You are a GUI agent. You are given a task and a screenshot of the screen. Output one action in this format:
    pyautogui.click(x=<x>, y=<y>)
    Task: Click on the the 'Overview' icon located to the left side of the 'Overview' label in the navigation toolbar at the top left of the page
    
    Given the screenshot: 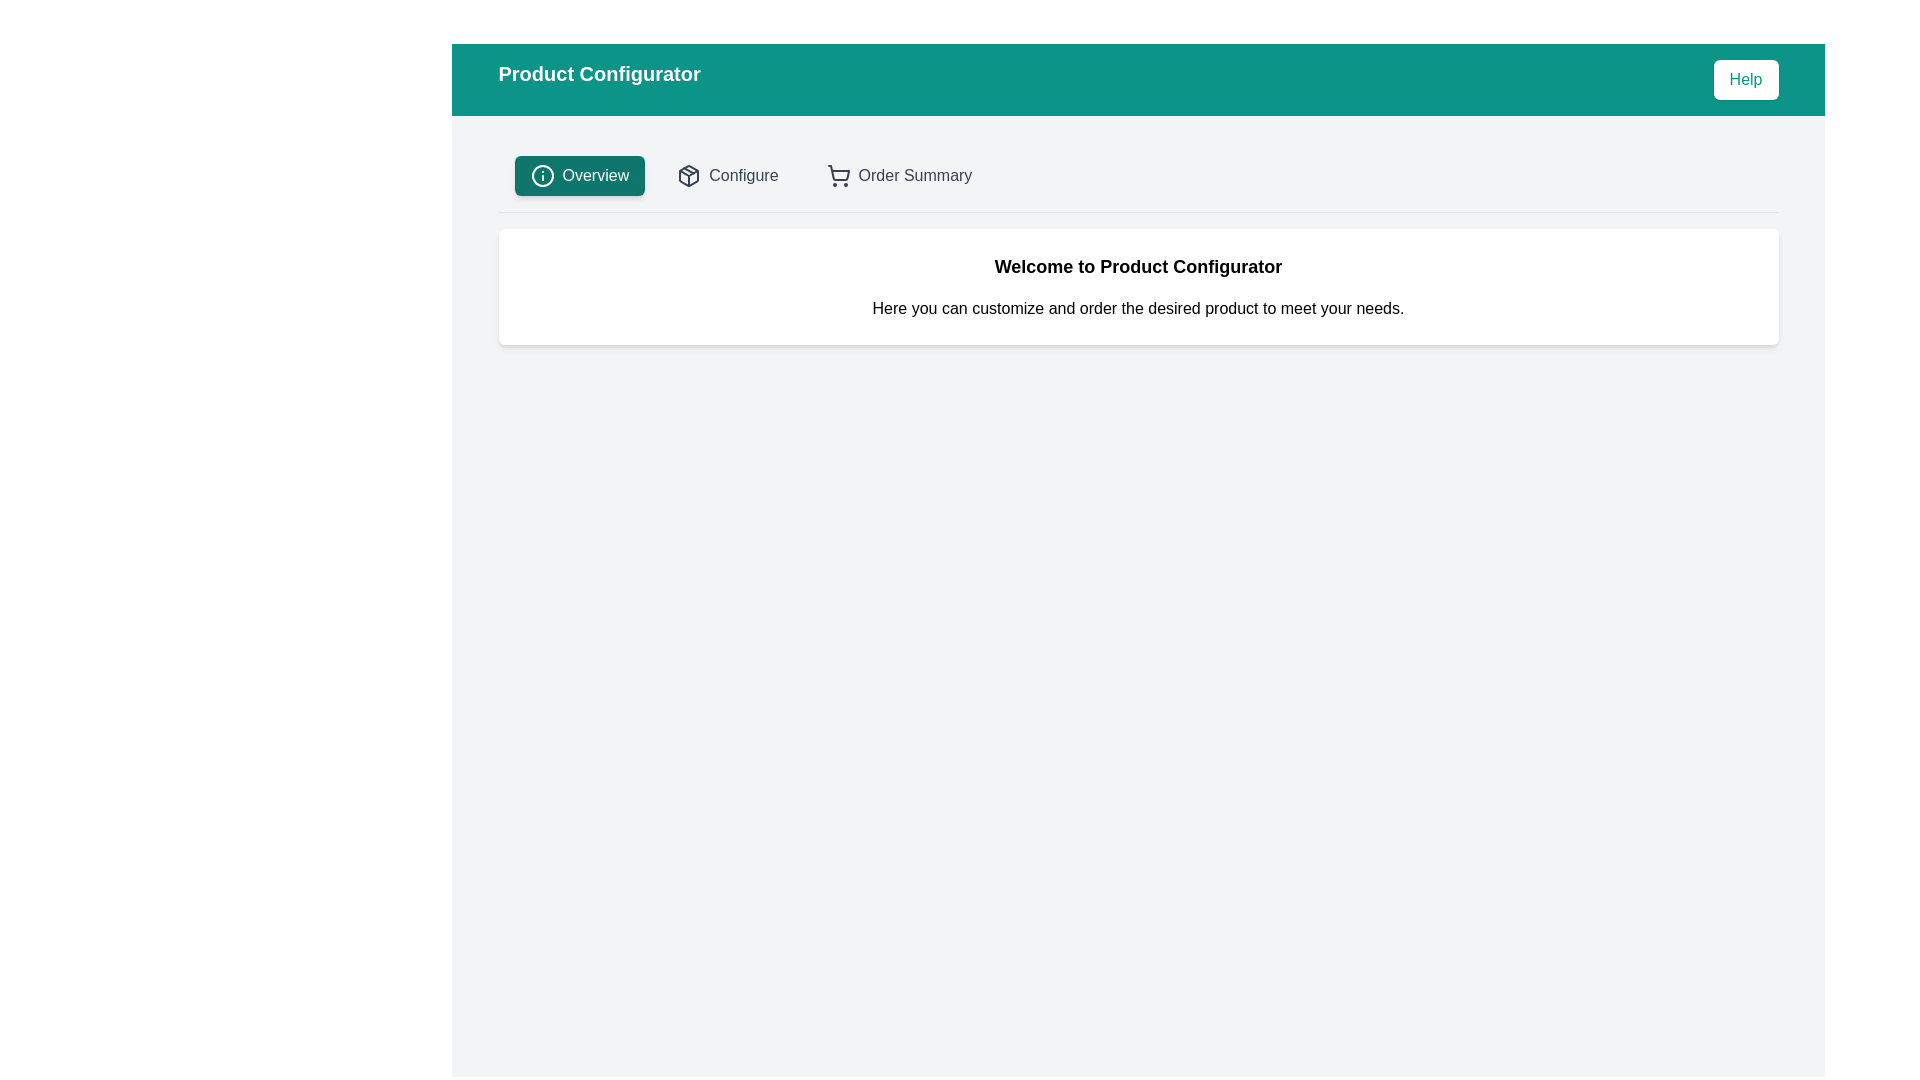 What is the action you would take?
    pyautogui.click(x=542, y=175)
    